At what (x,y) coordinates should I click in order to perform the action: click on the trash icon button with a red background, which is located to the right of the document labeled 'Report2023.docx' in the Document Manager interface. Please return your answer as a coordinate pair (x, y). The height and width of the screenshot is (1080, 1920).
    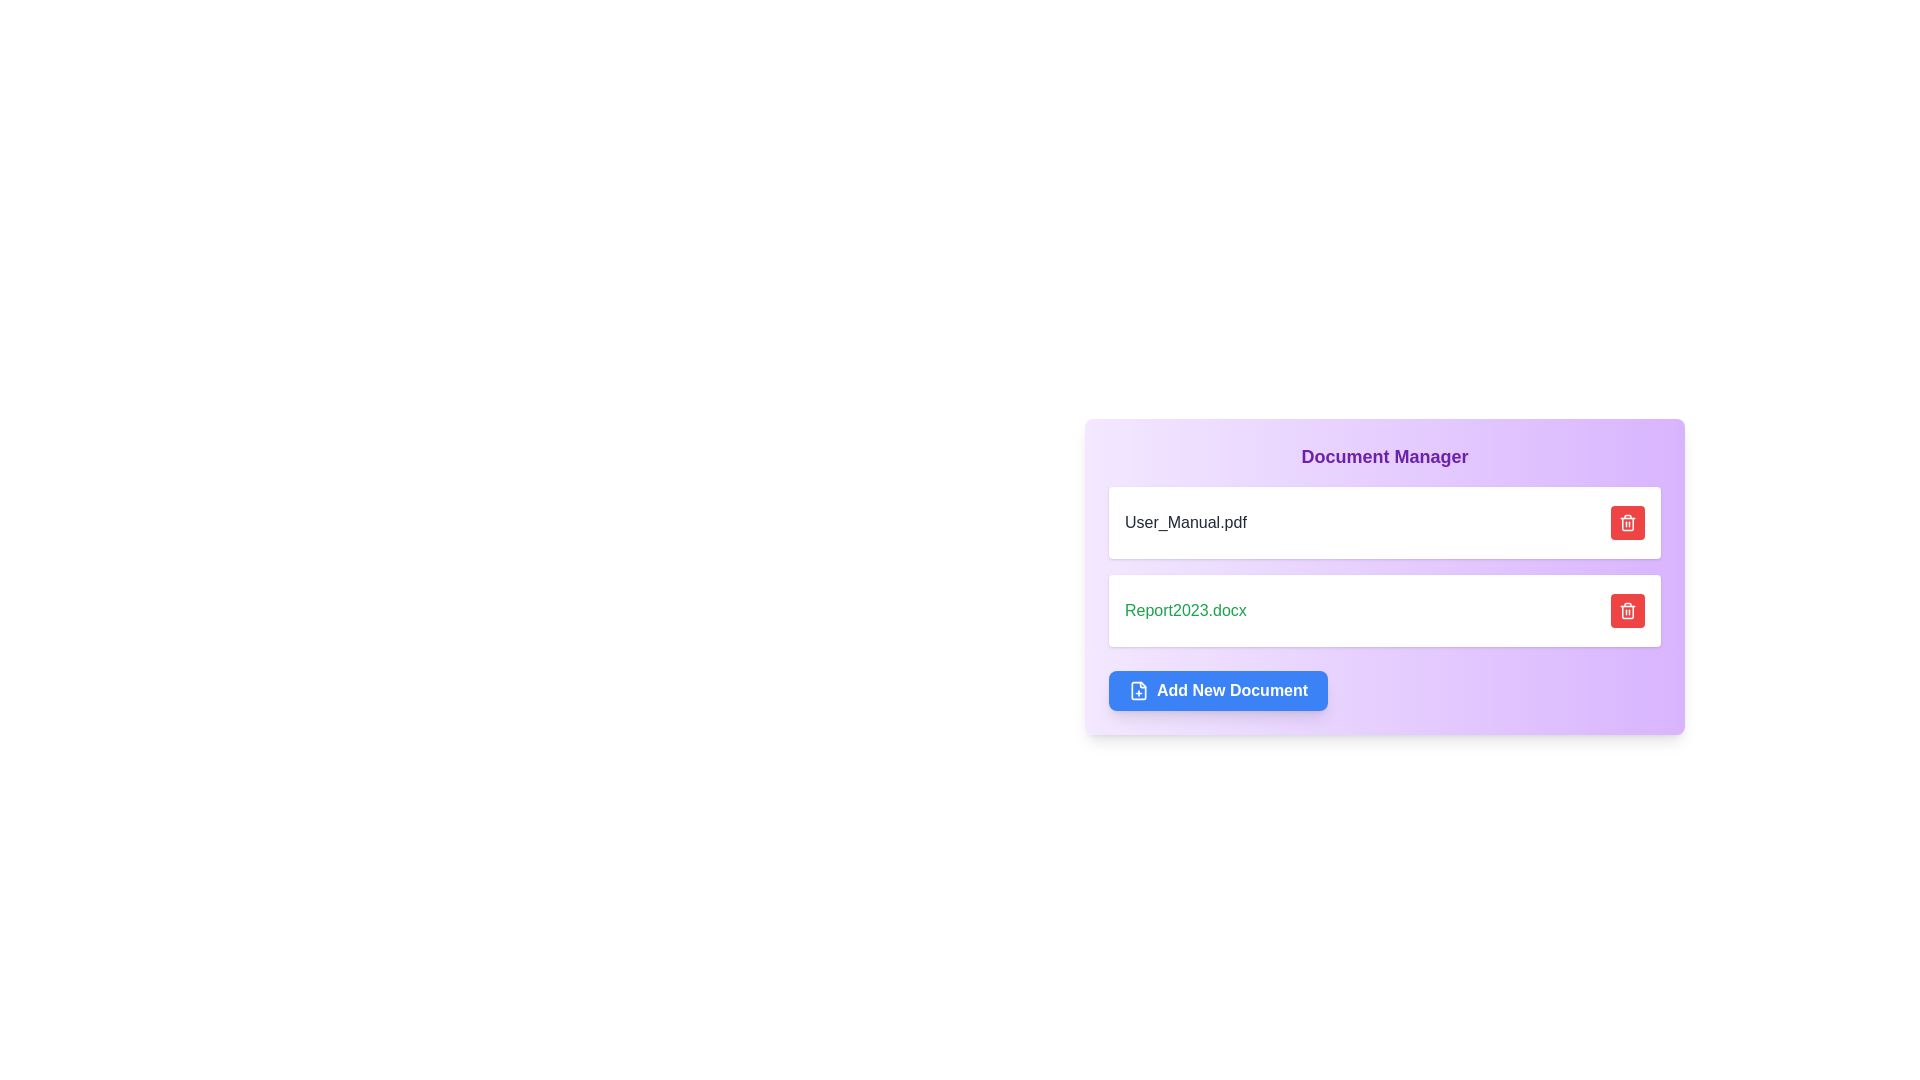
    Looking at the image, I should click on (1627, 609).